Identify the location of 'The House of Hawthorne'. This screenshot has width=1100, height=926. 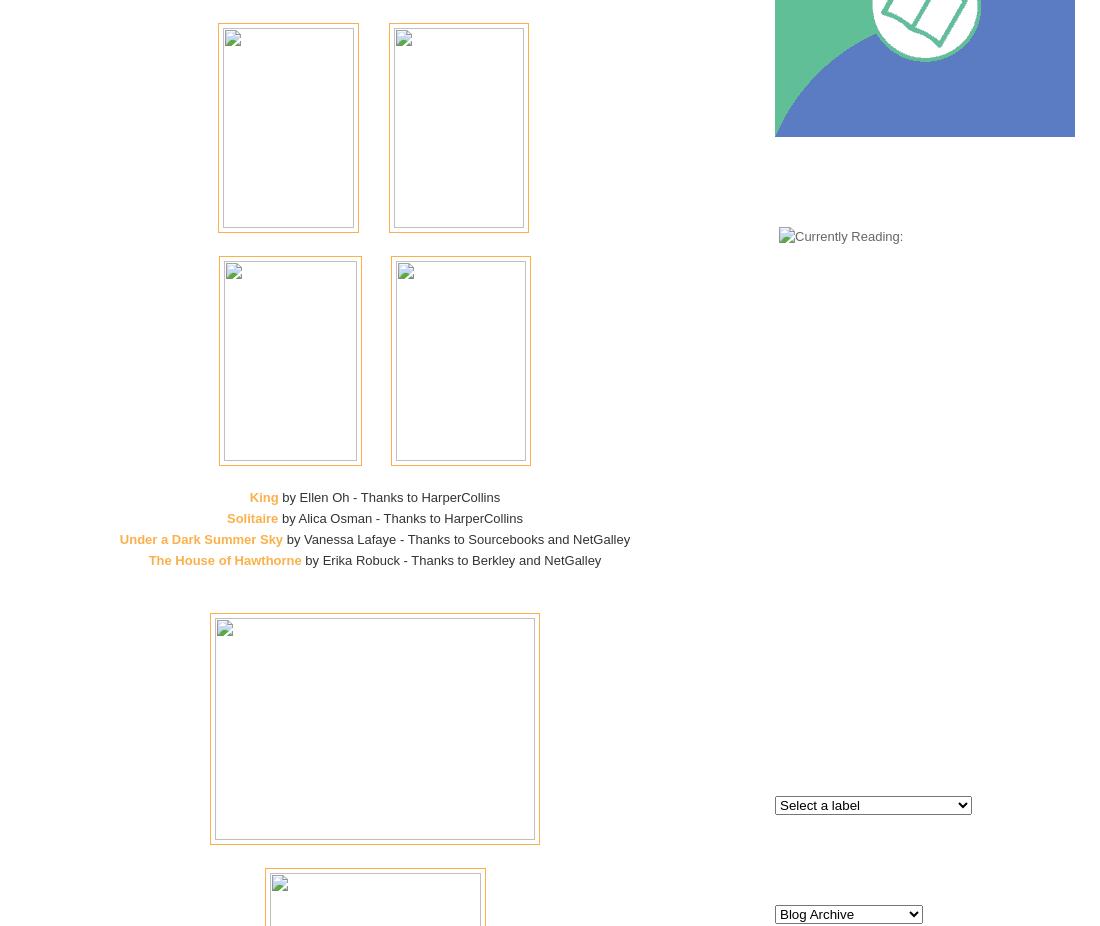
(224, 558).